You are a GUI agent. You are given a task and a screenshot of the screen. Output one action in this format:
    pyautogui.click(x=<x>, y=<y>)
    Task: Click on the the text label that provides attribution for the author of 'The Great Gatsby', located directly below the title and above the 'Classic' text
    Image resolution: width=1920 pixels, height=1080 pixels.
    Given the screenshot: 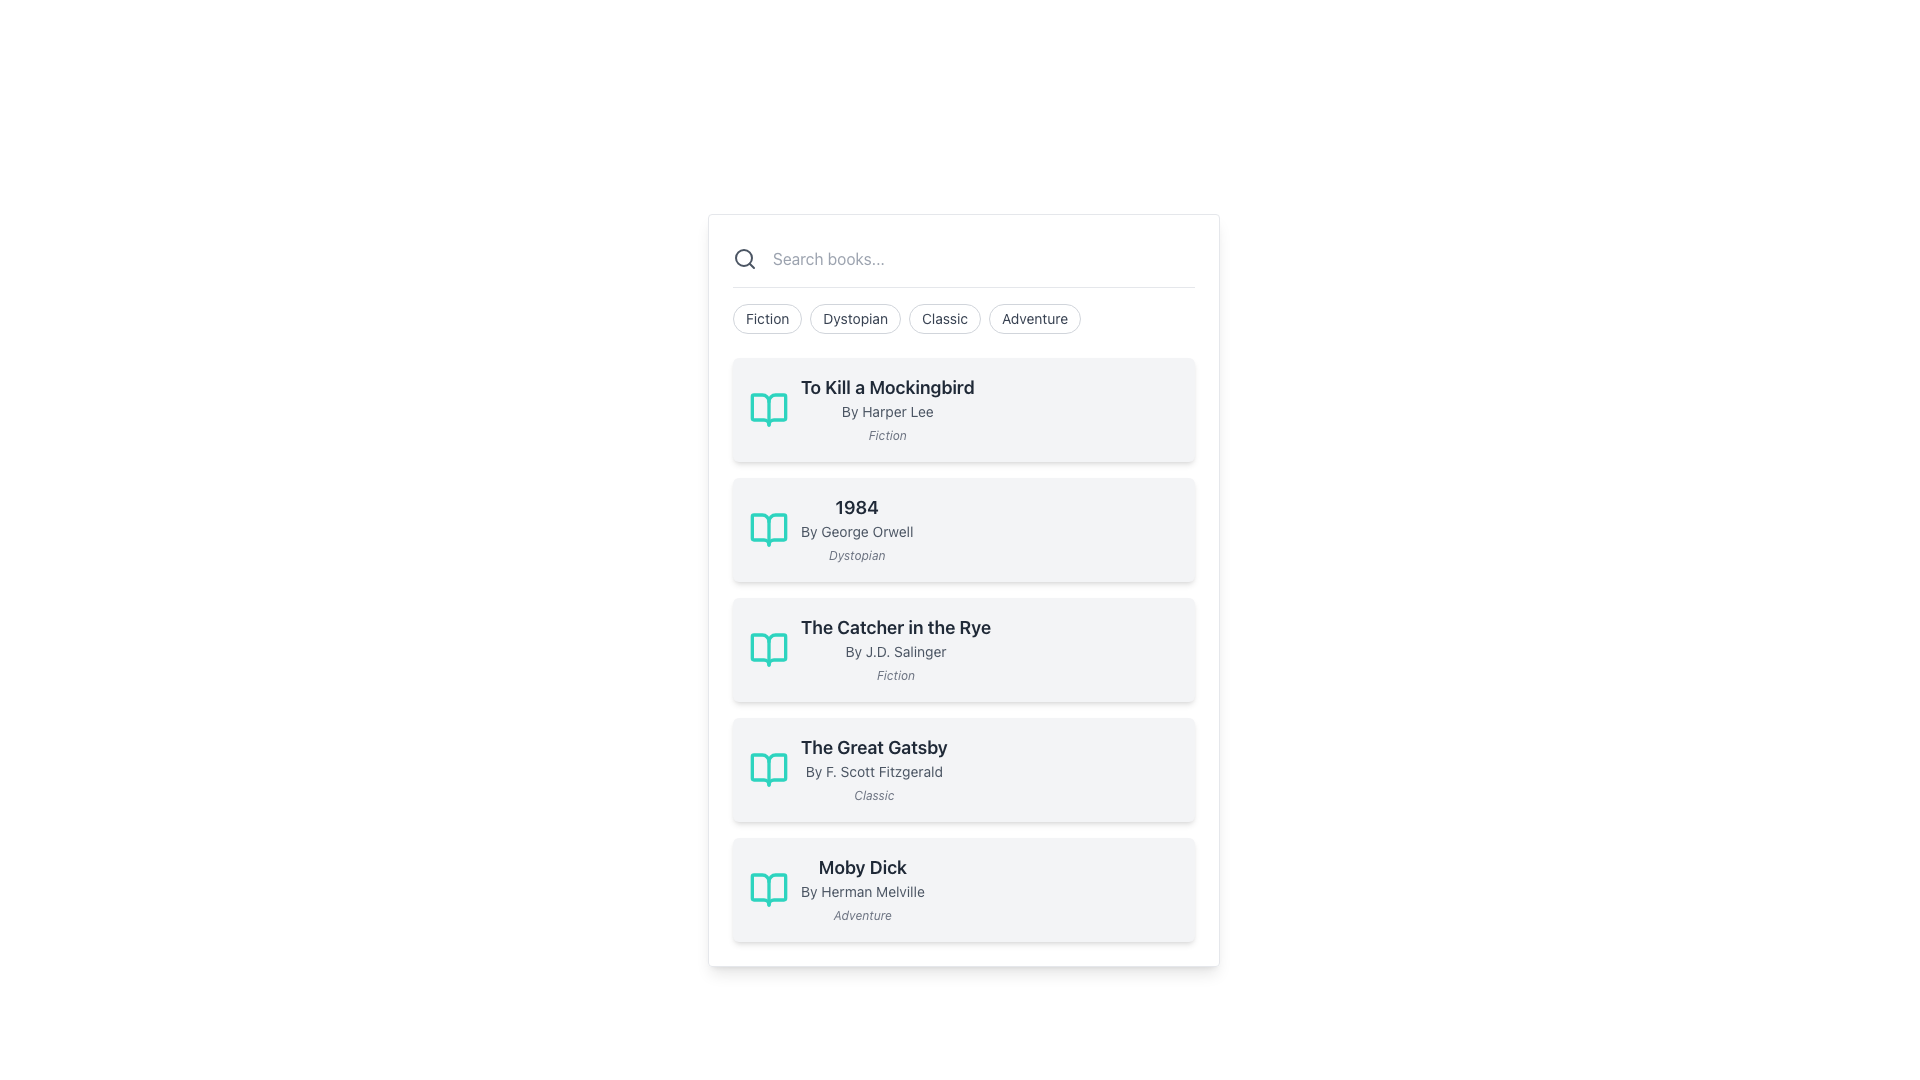 What is the action you would take?
    pyautogui.click(x=874, y=770)
    